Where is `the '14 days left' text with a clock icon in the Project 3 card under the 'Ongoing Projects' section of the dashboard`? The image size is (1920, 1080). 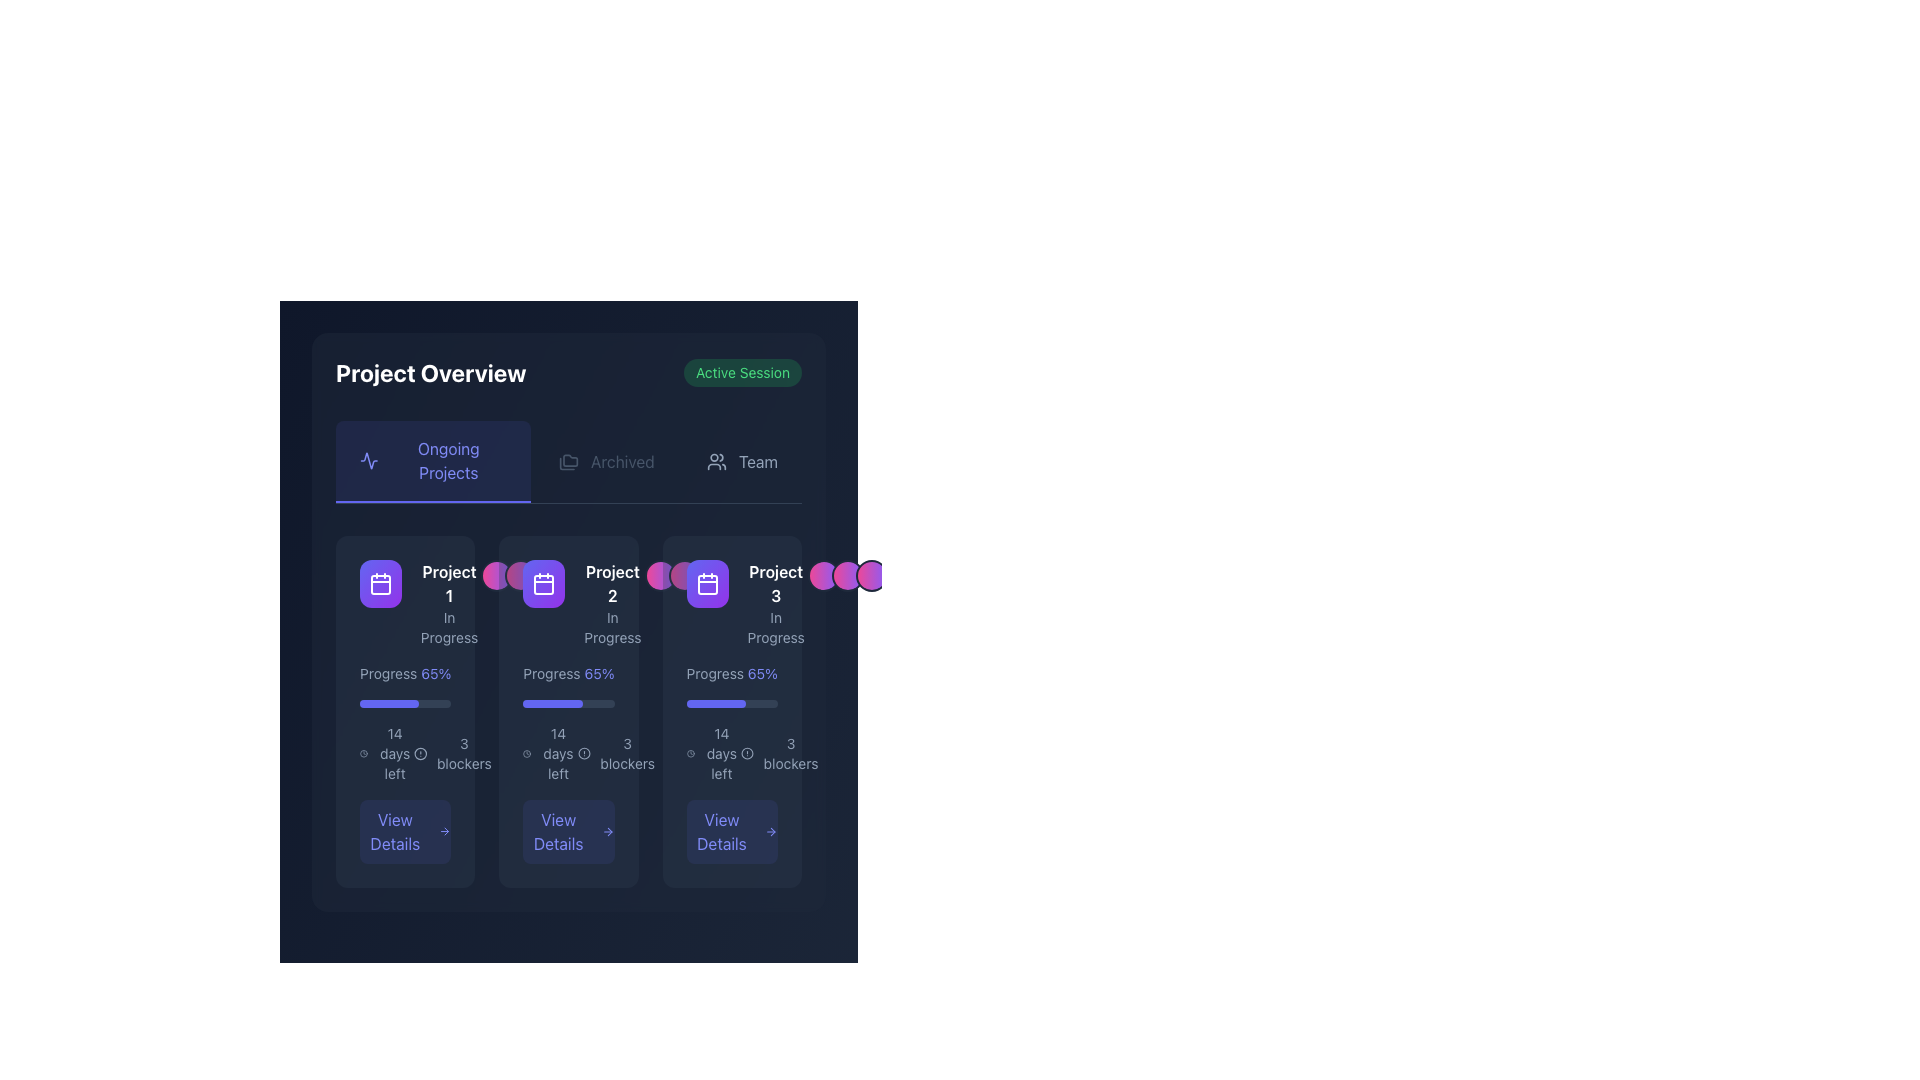 the '14 days left' text with a clock icon in the Project 3 card under the 'Ongoing Projects' section of the dashboard is located at coordinates (713, 753).